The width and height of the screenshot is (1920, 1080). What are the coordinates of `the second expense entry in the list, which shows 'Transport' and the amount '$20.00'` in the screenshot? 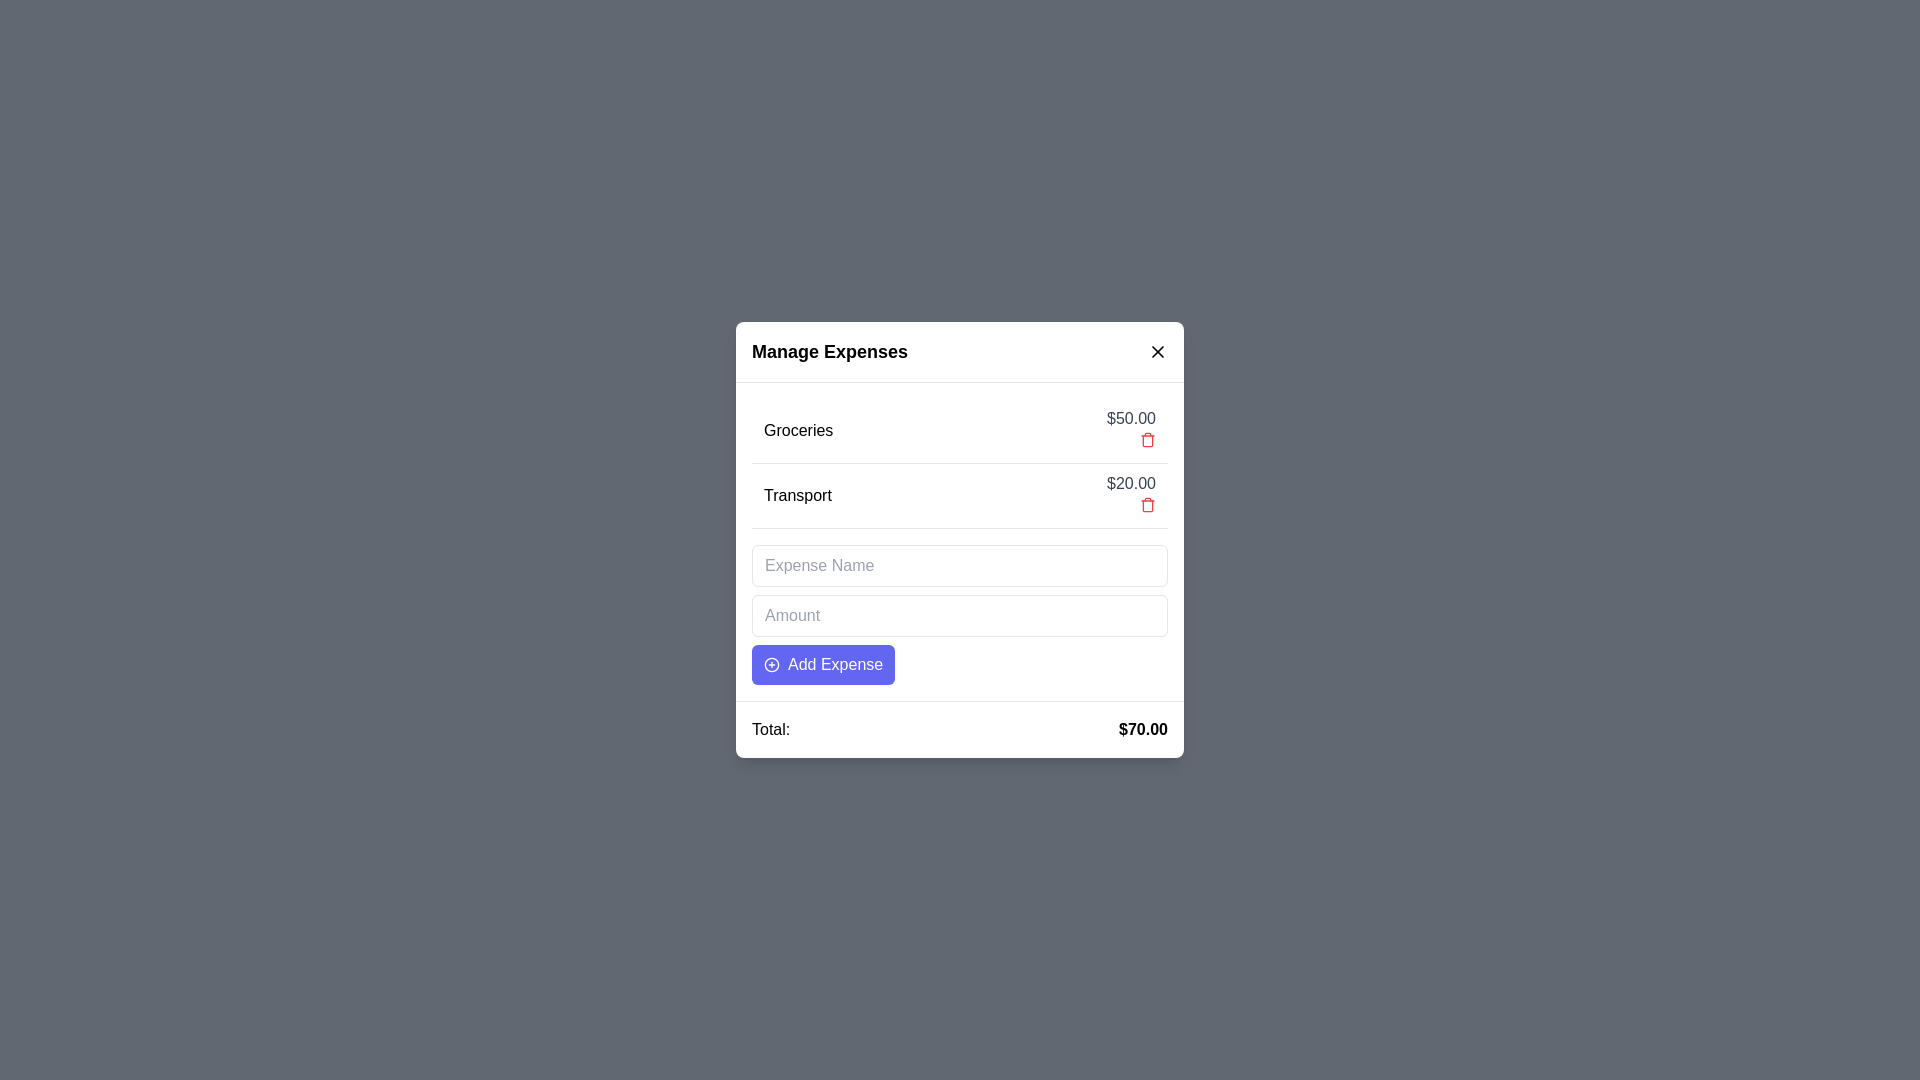 It's located at (960, 495).